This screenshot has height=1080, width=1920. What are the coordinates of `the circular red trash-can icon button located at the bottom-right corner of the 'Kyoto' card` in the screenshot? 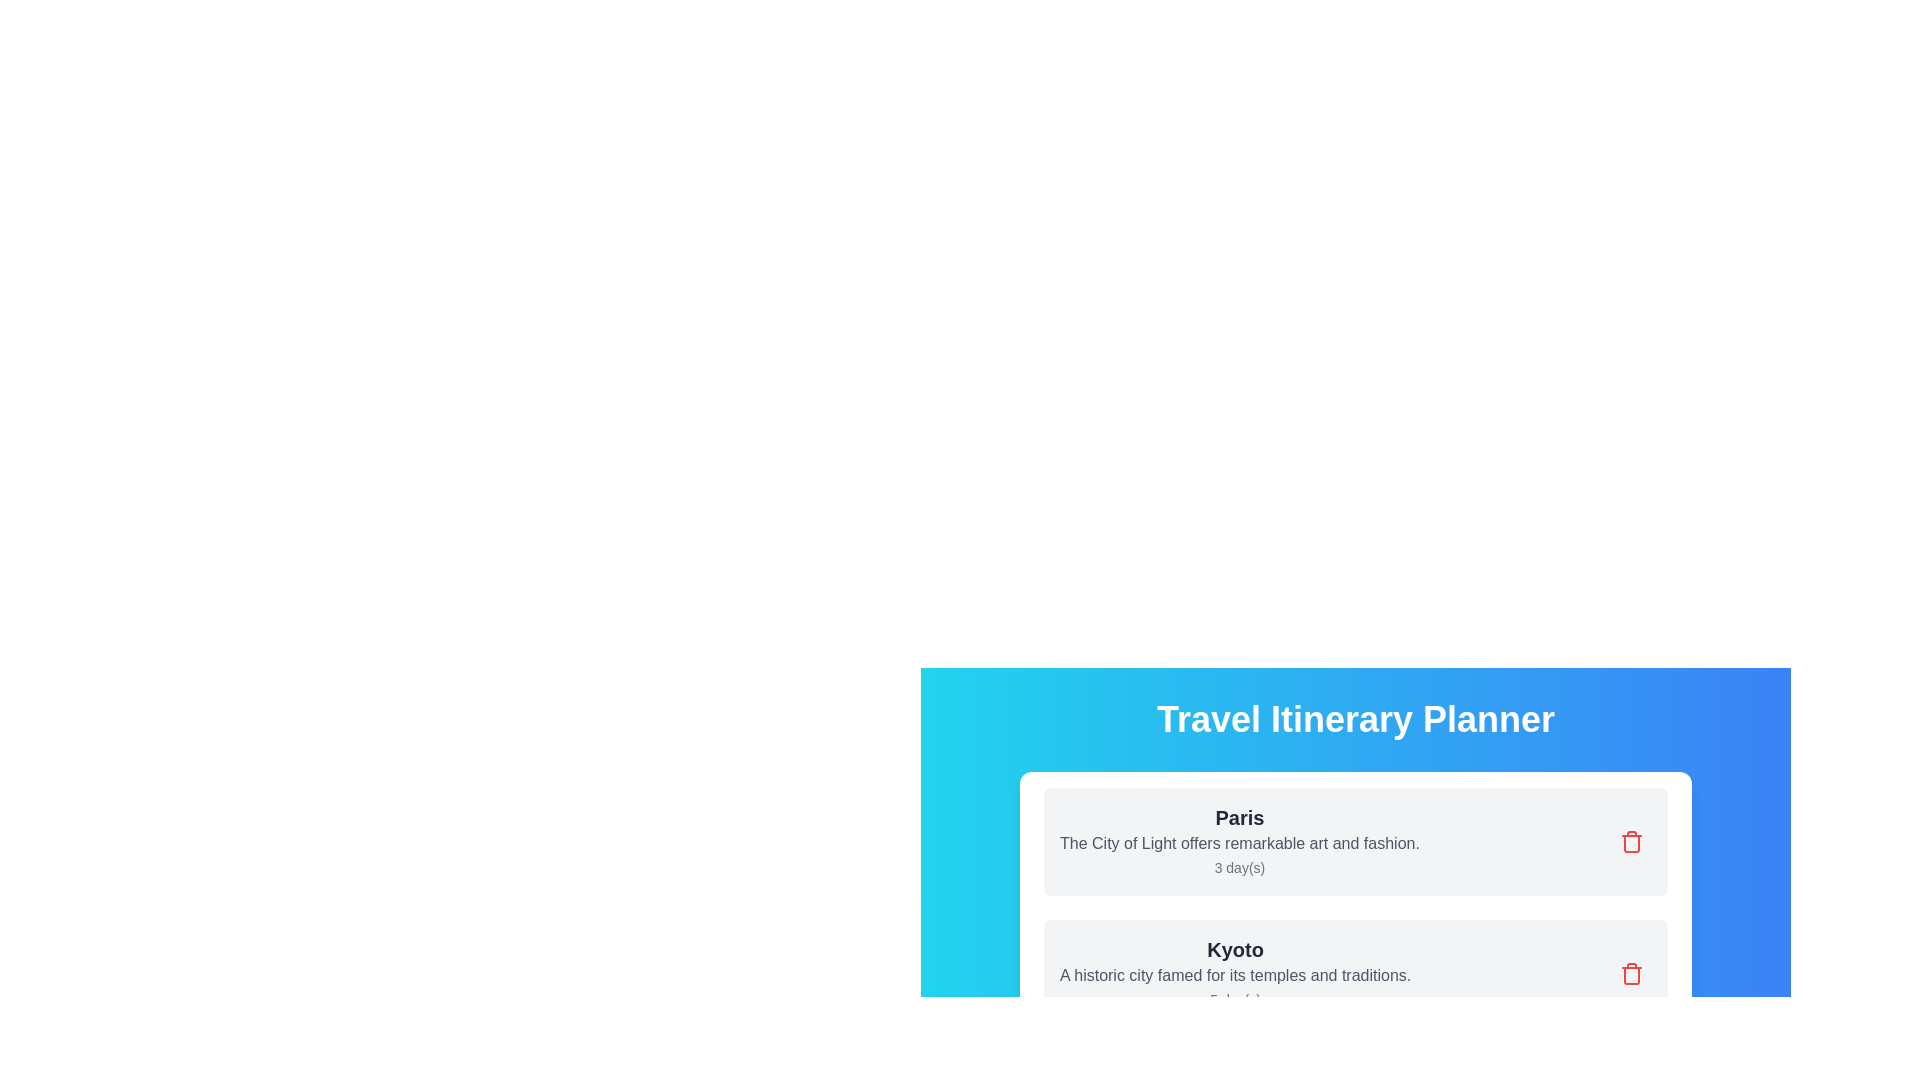 It's located at (1632, 973).